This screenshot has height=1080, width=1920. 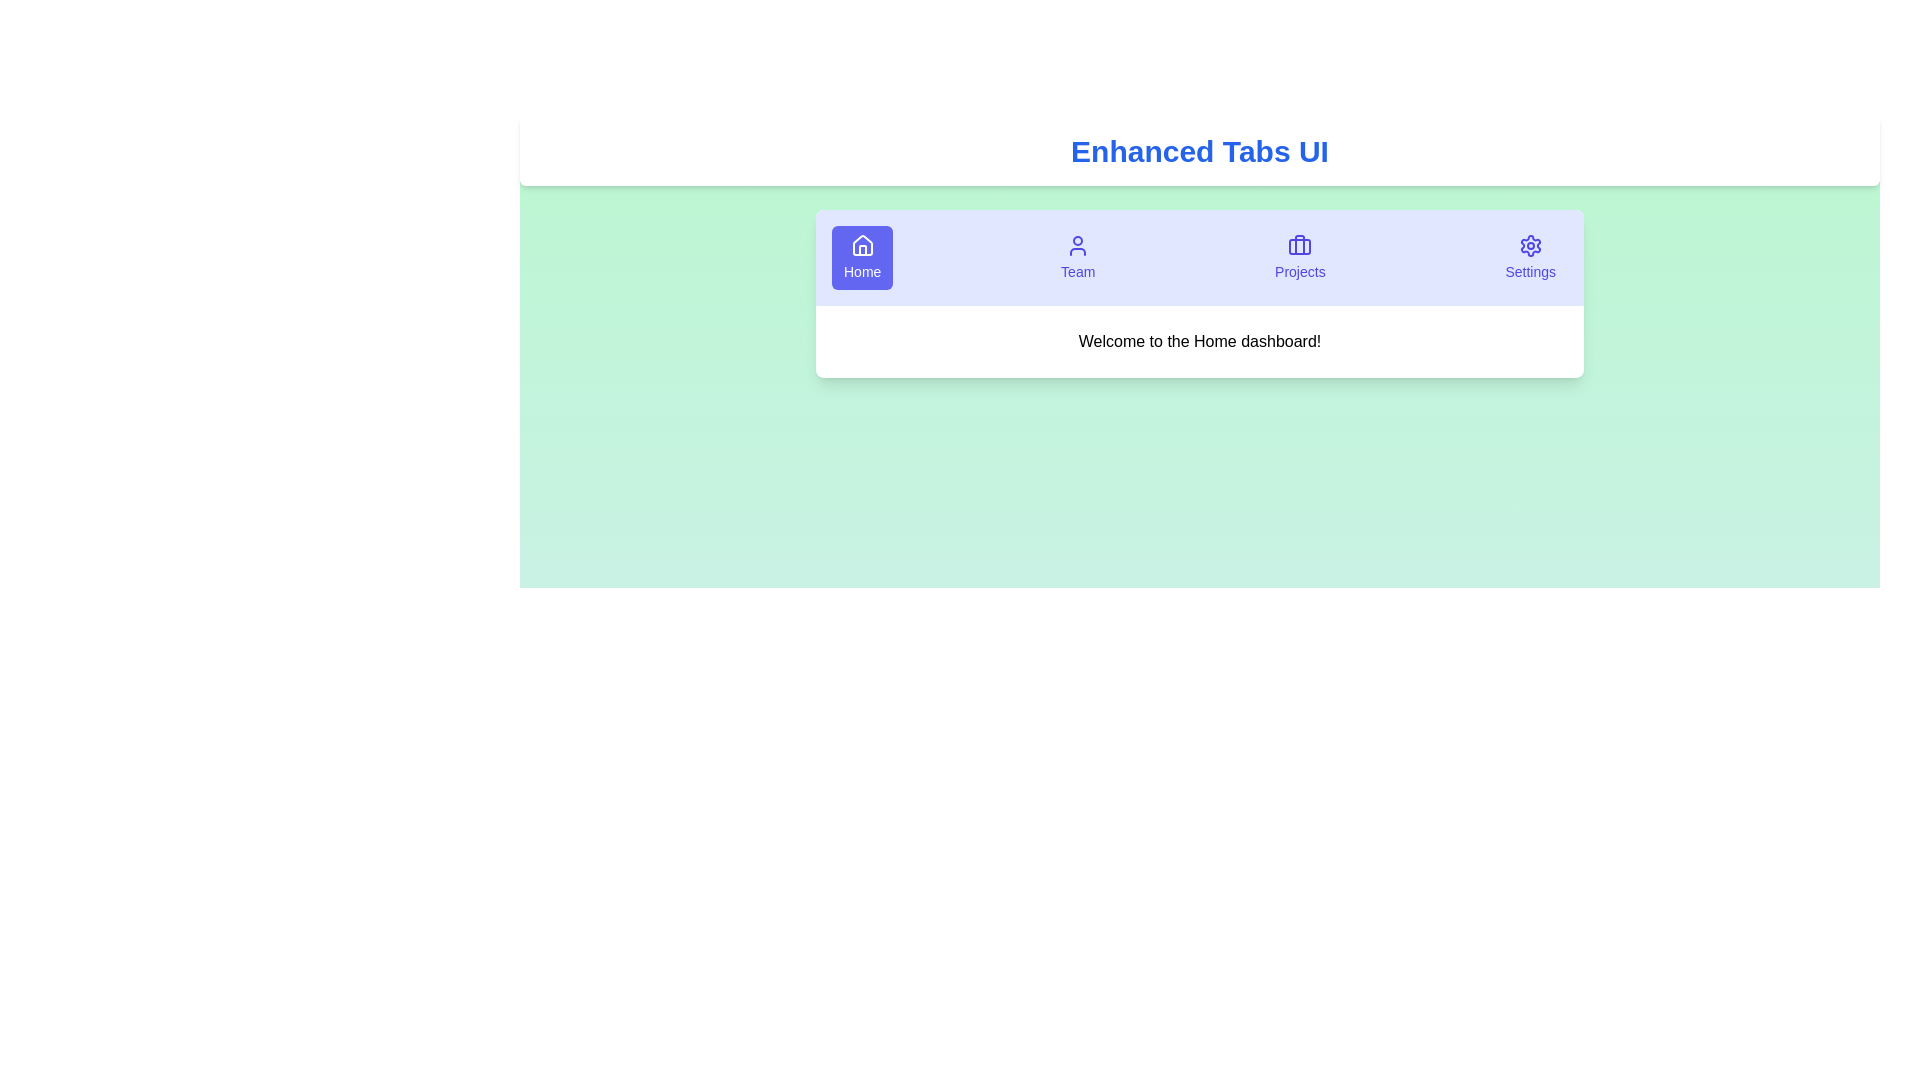 I want to click on the informational welcome message text label located below the navigation bar in the dashboard, confirming the user's current location in the application, so click(x=1200, y=341).